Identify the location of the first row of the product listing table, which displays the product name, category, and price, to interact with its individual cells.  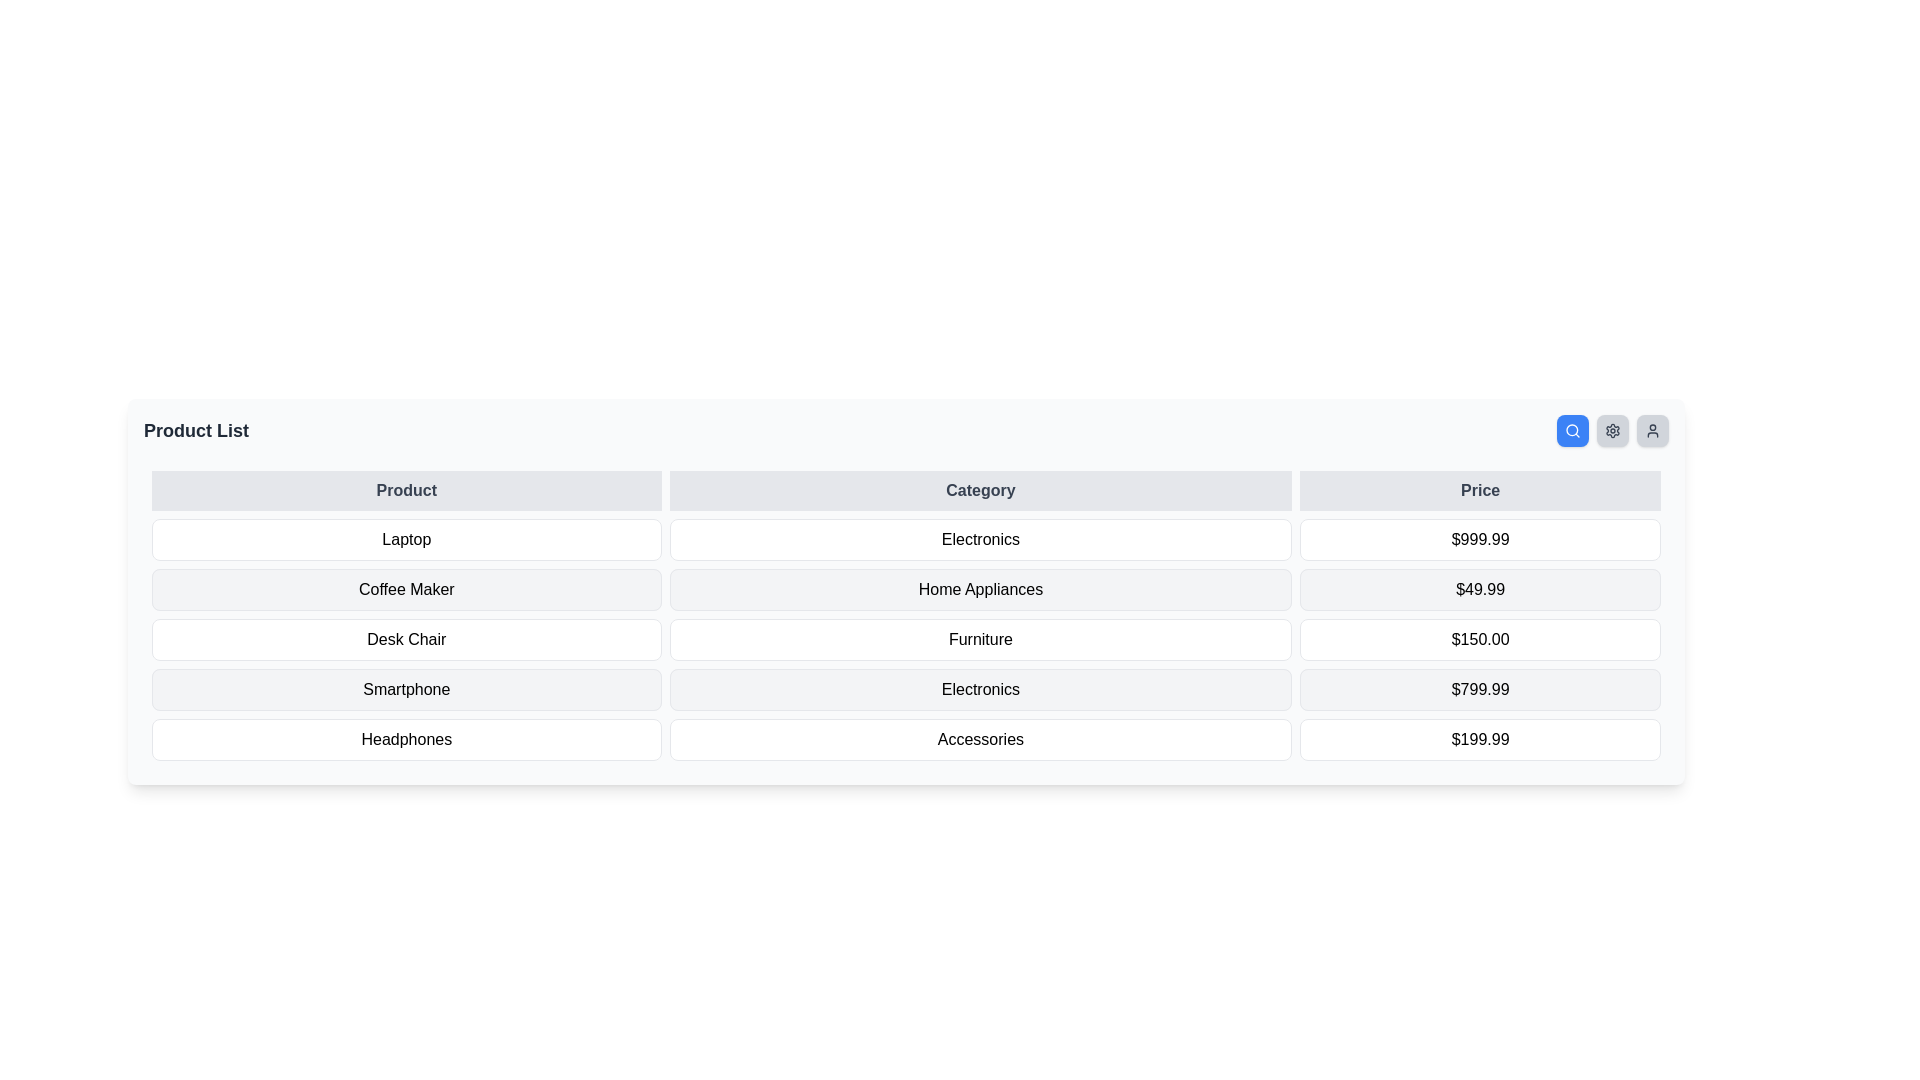
(905, 540).